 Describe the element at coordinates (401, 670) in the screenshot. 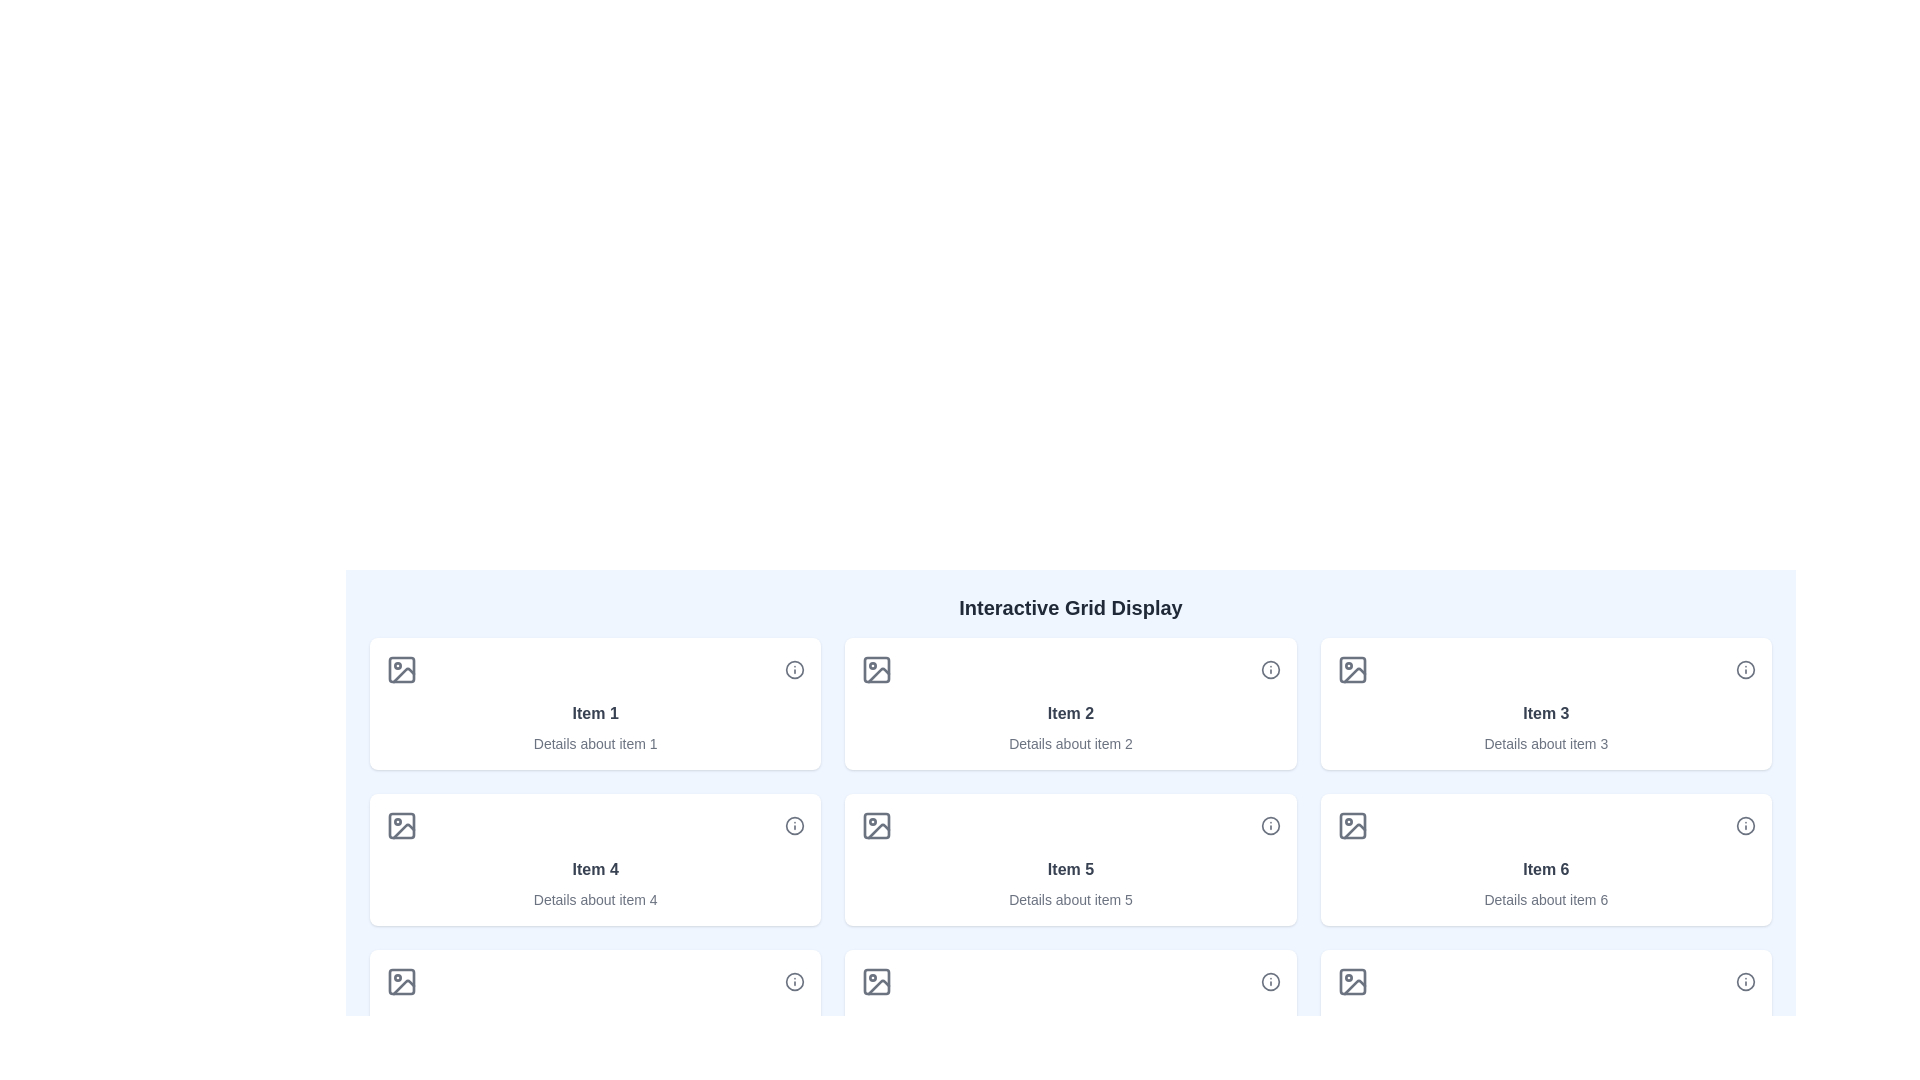

I see `the icon located in the top-left corner of the grid layout, specifically within the first card labeled 'Item 1', which serves as a visual placeholder for image-related content` at that location.